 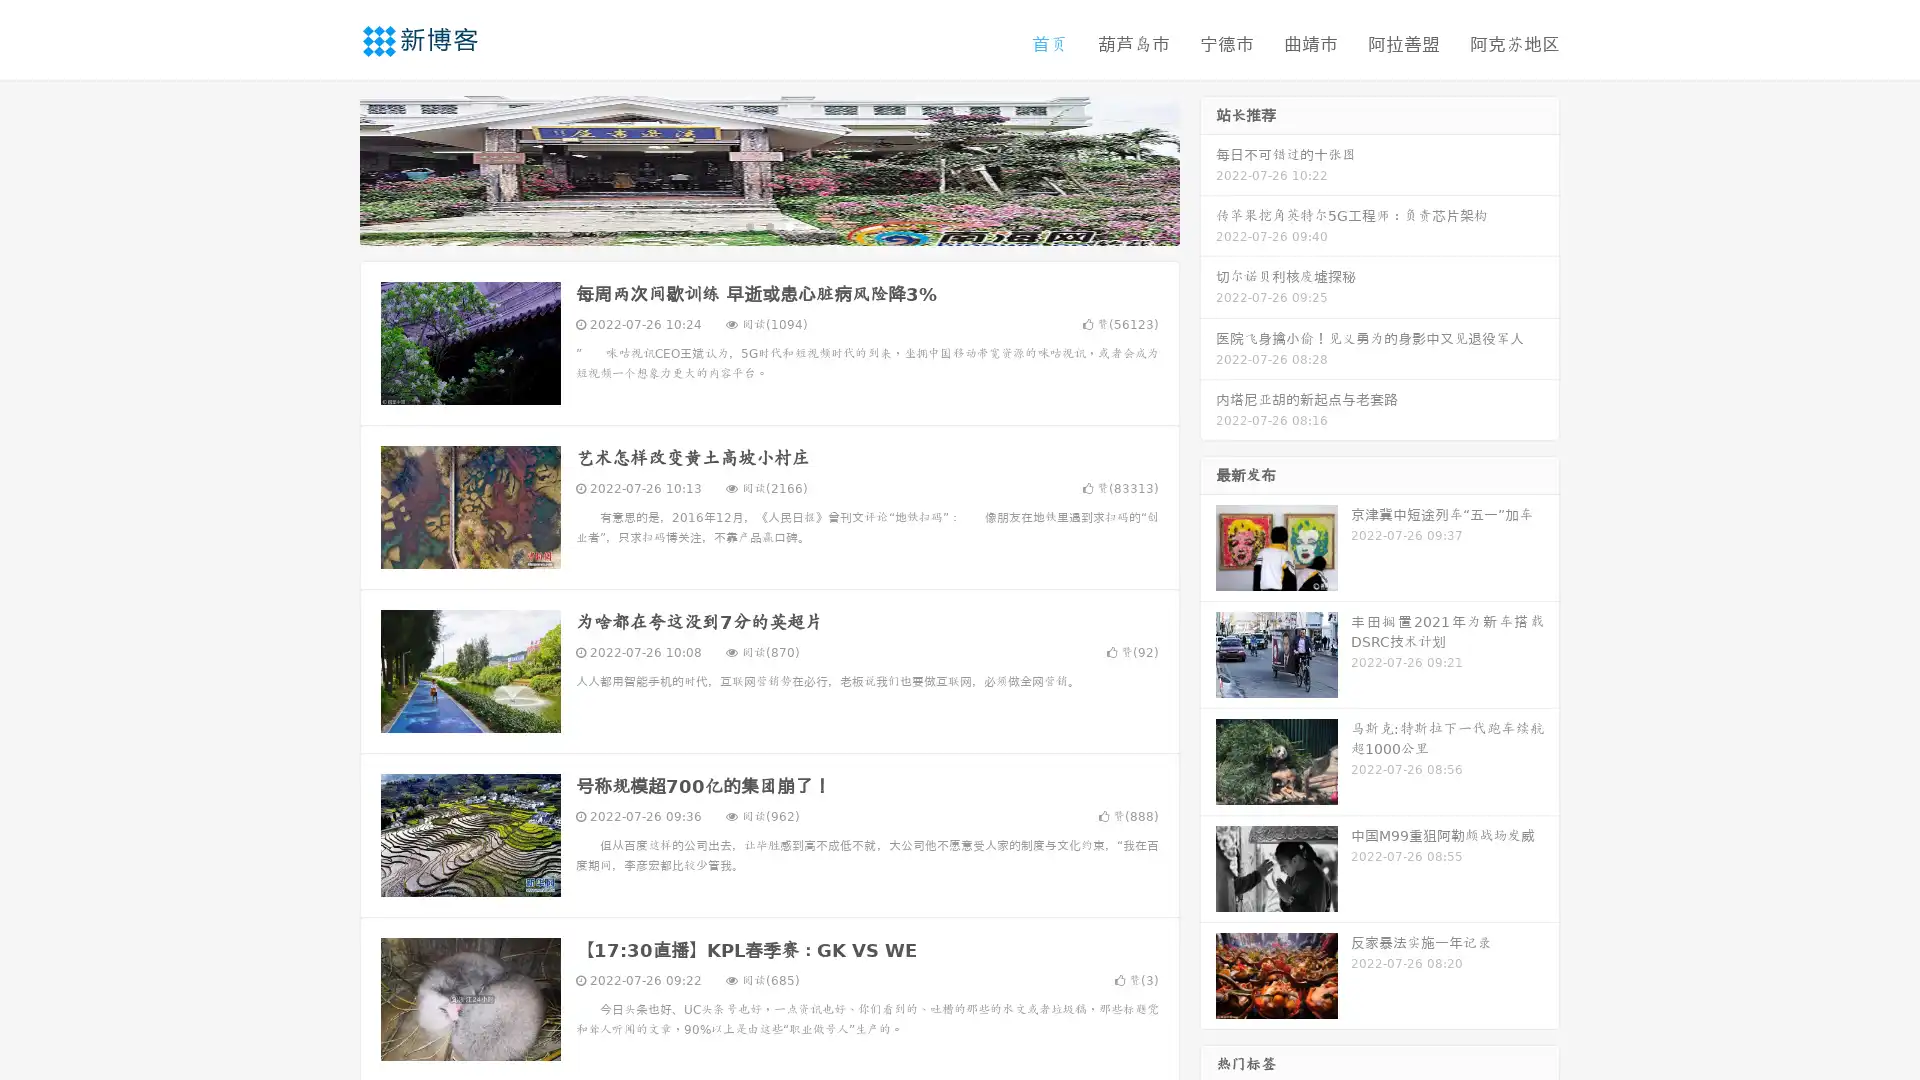 I want to click on Go to slide 2, so click(x=768, y=225).